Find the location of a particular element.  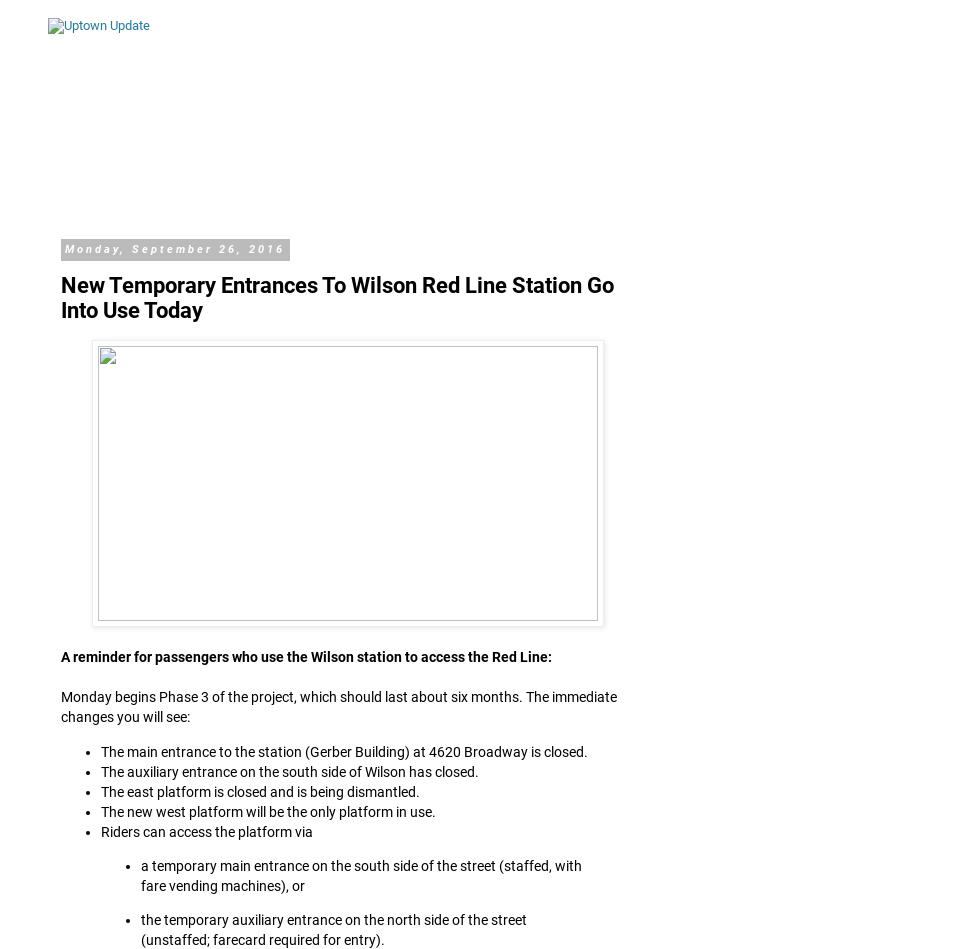

'Monday begins Phase 3 of the project, which should last about six months. The immediate changes you will see:' is located at coordinates (338, 707).